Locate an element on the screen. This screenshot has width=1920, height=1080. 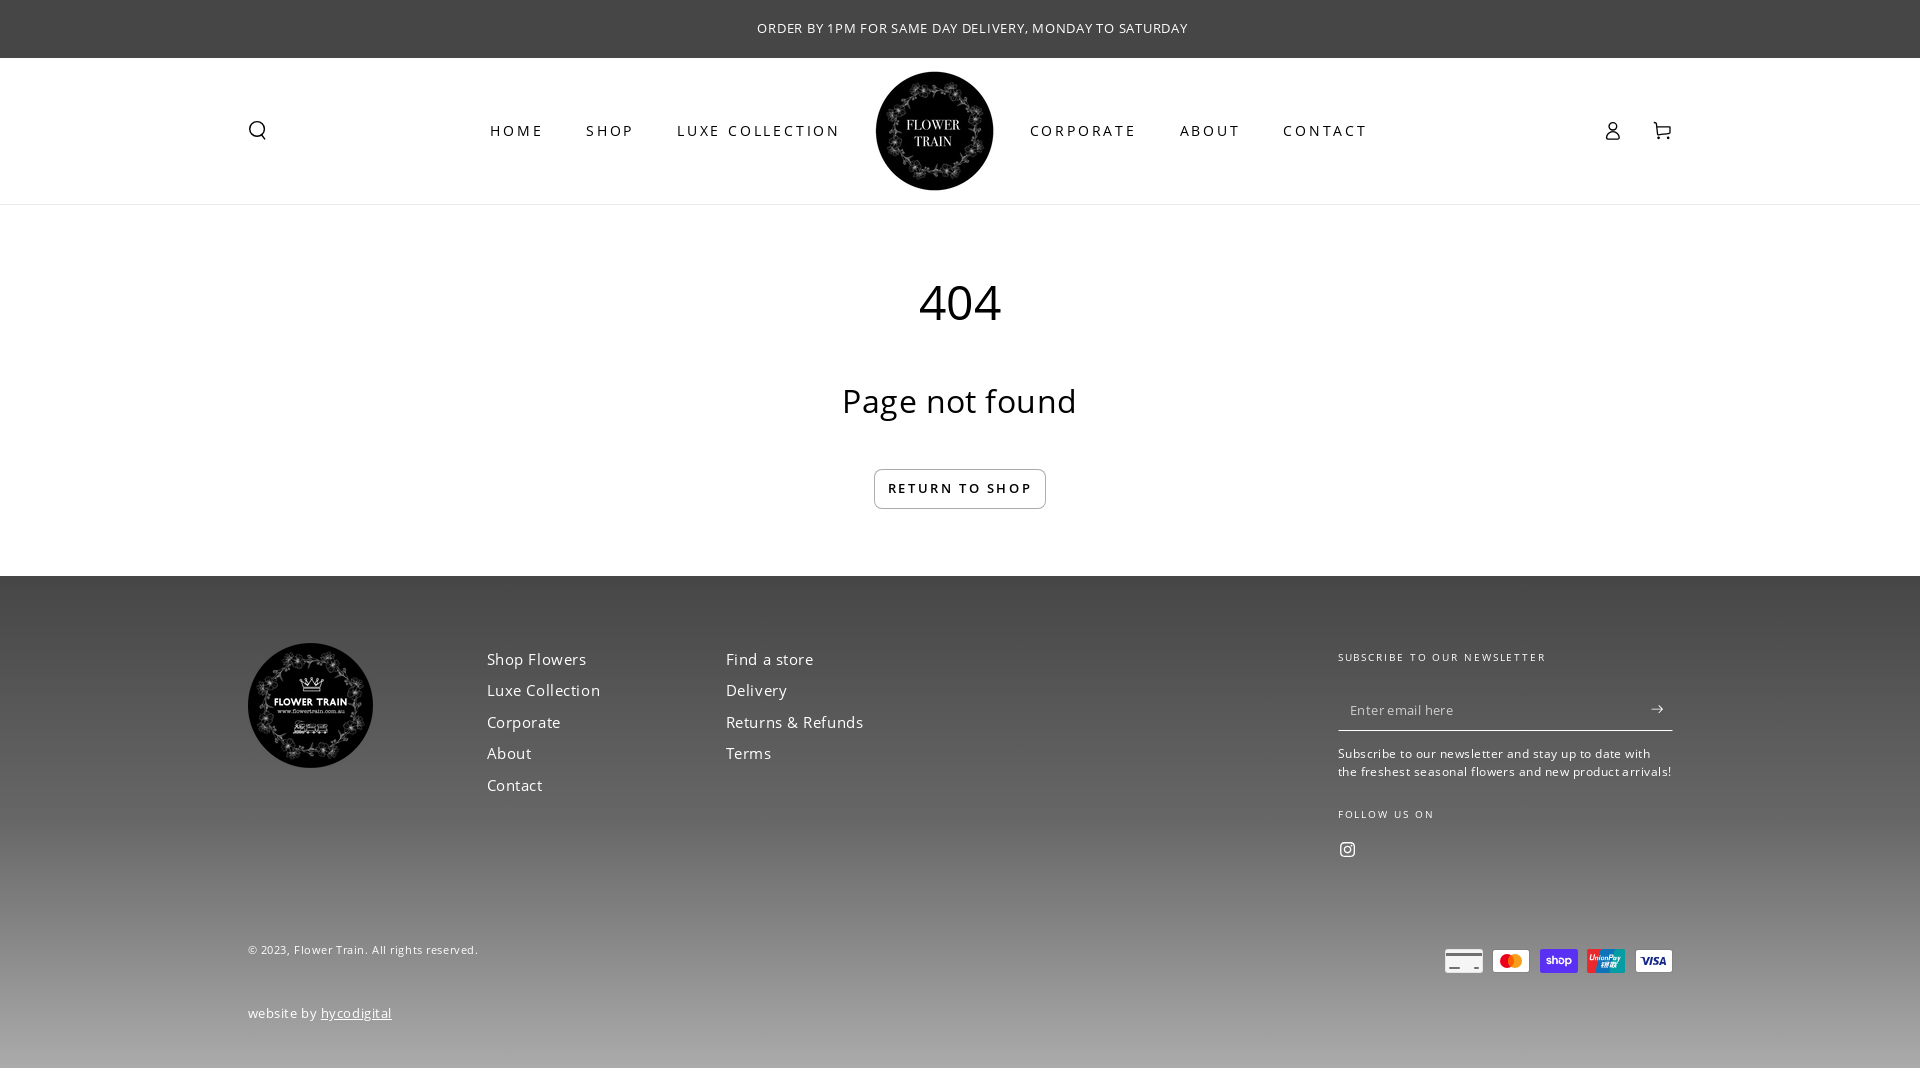
'RETURN TO SHOP' is located at coordinates (873, 488).